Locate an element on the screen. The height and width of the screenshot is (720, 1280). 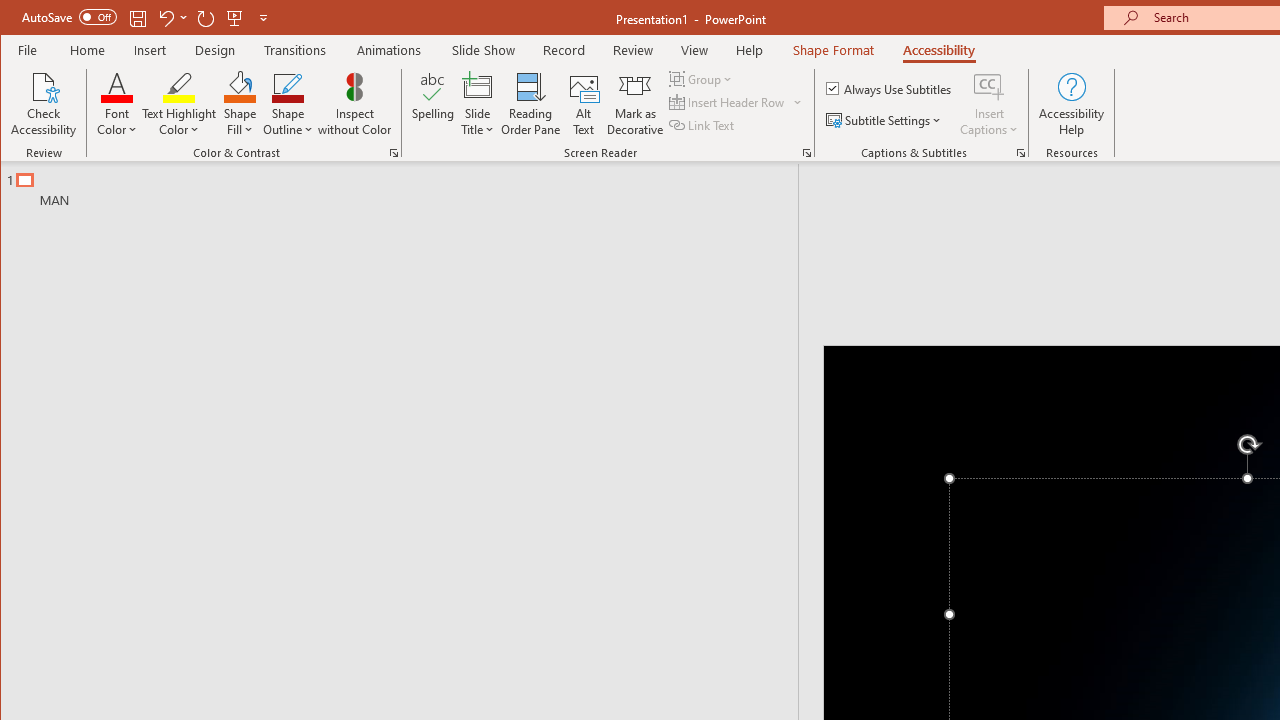
'Shape Fill Orange, Accent 2' is located at coordinates (240, 85).